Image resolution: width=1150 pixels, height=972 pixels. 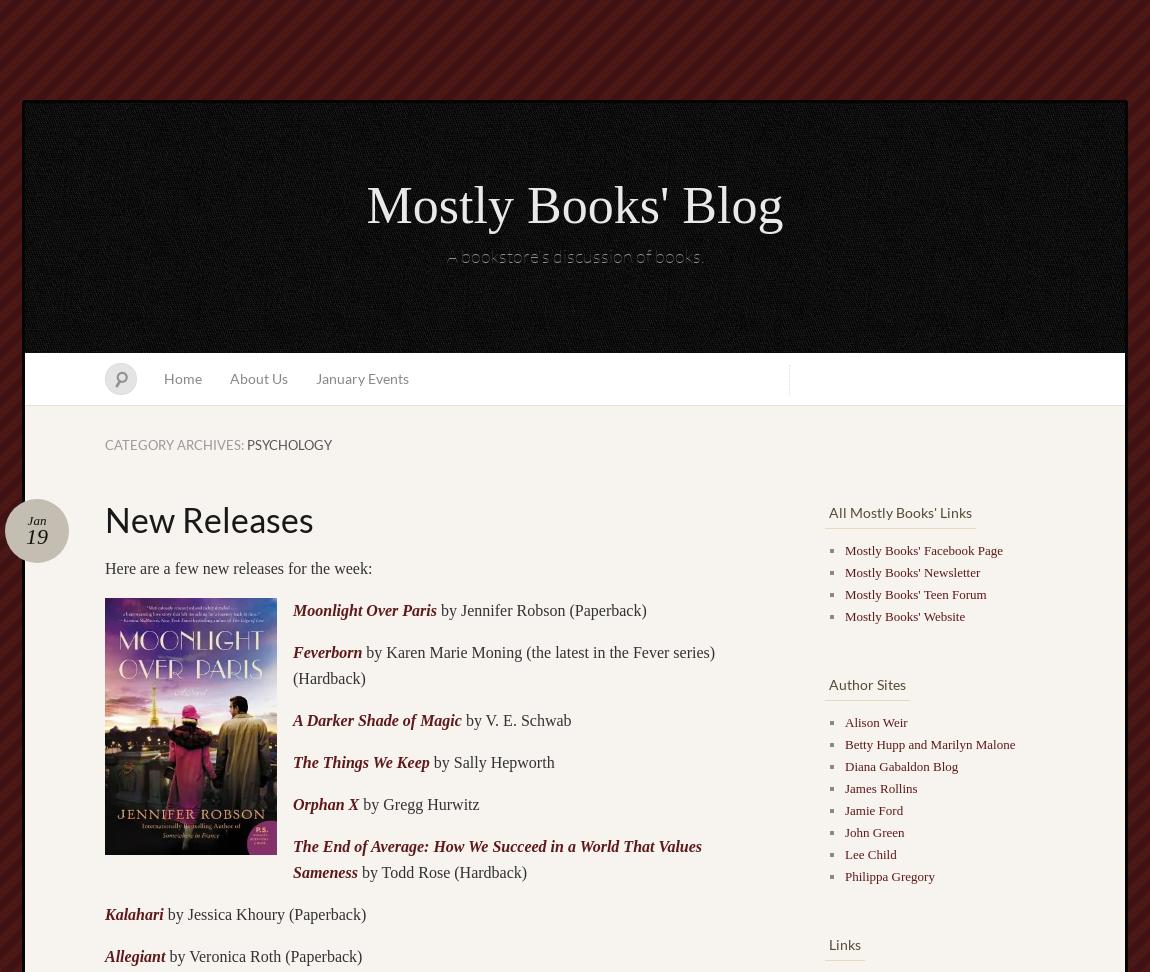 What do you see at coordinates (905, 616) in the screenshot?
I see `'Mostly Books' Website'` at bounding box center [905, 616].